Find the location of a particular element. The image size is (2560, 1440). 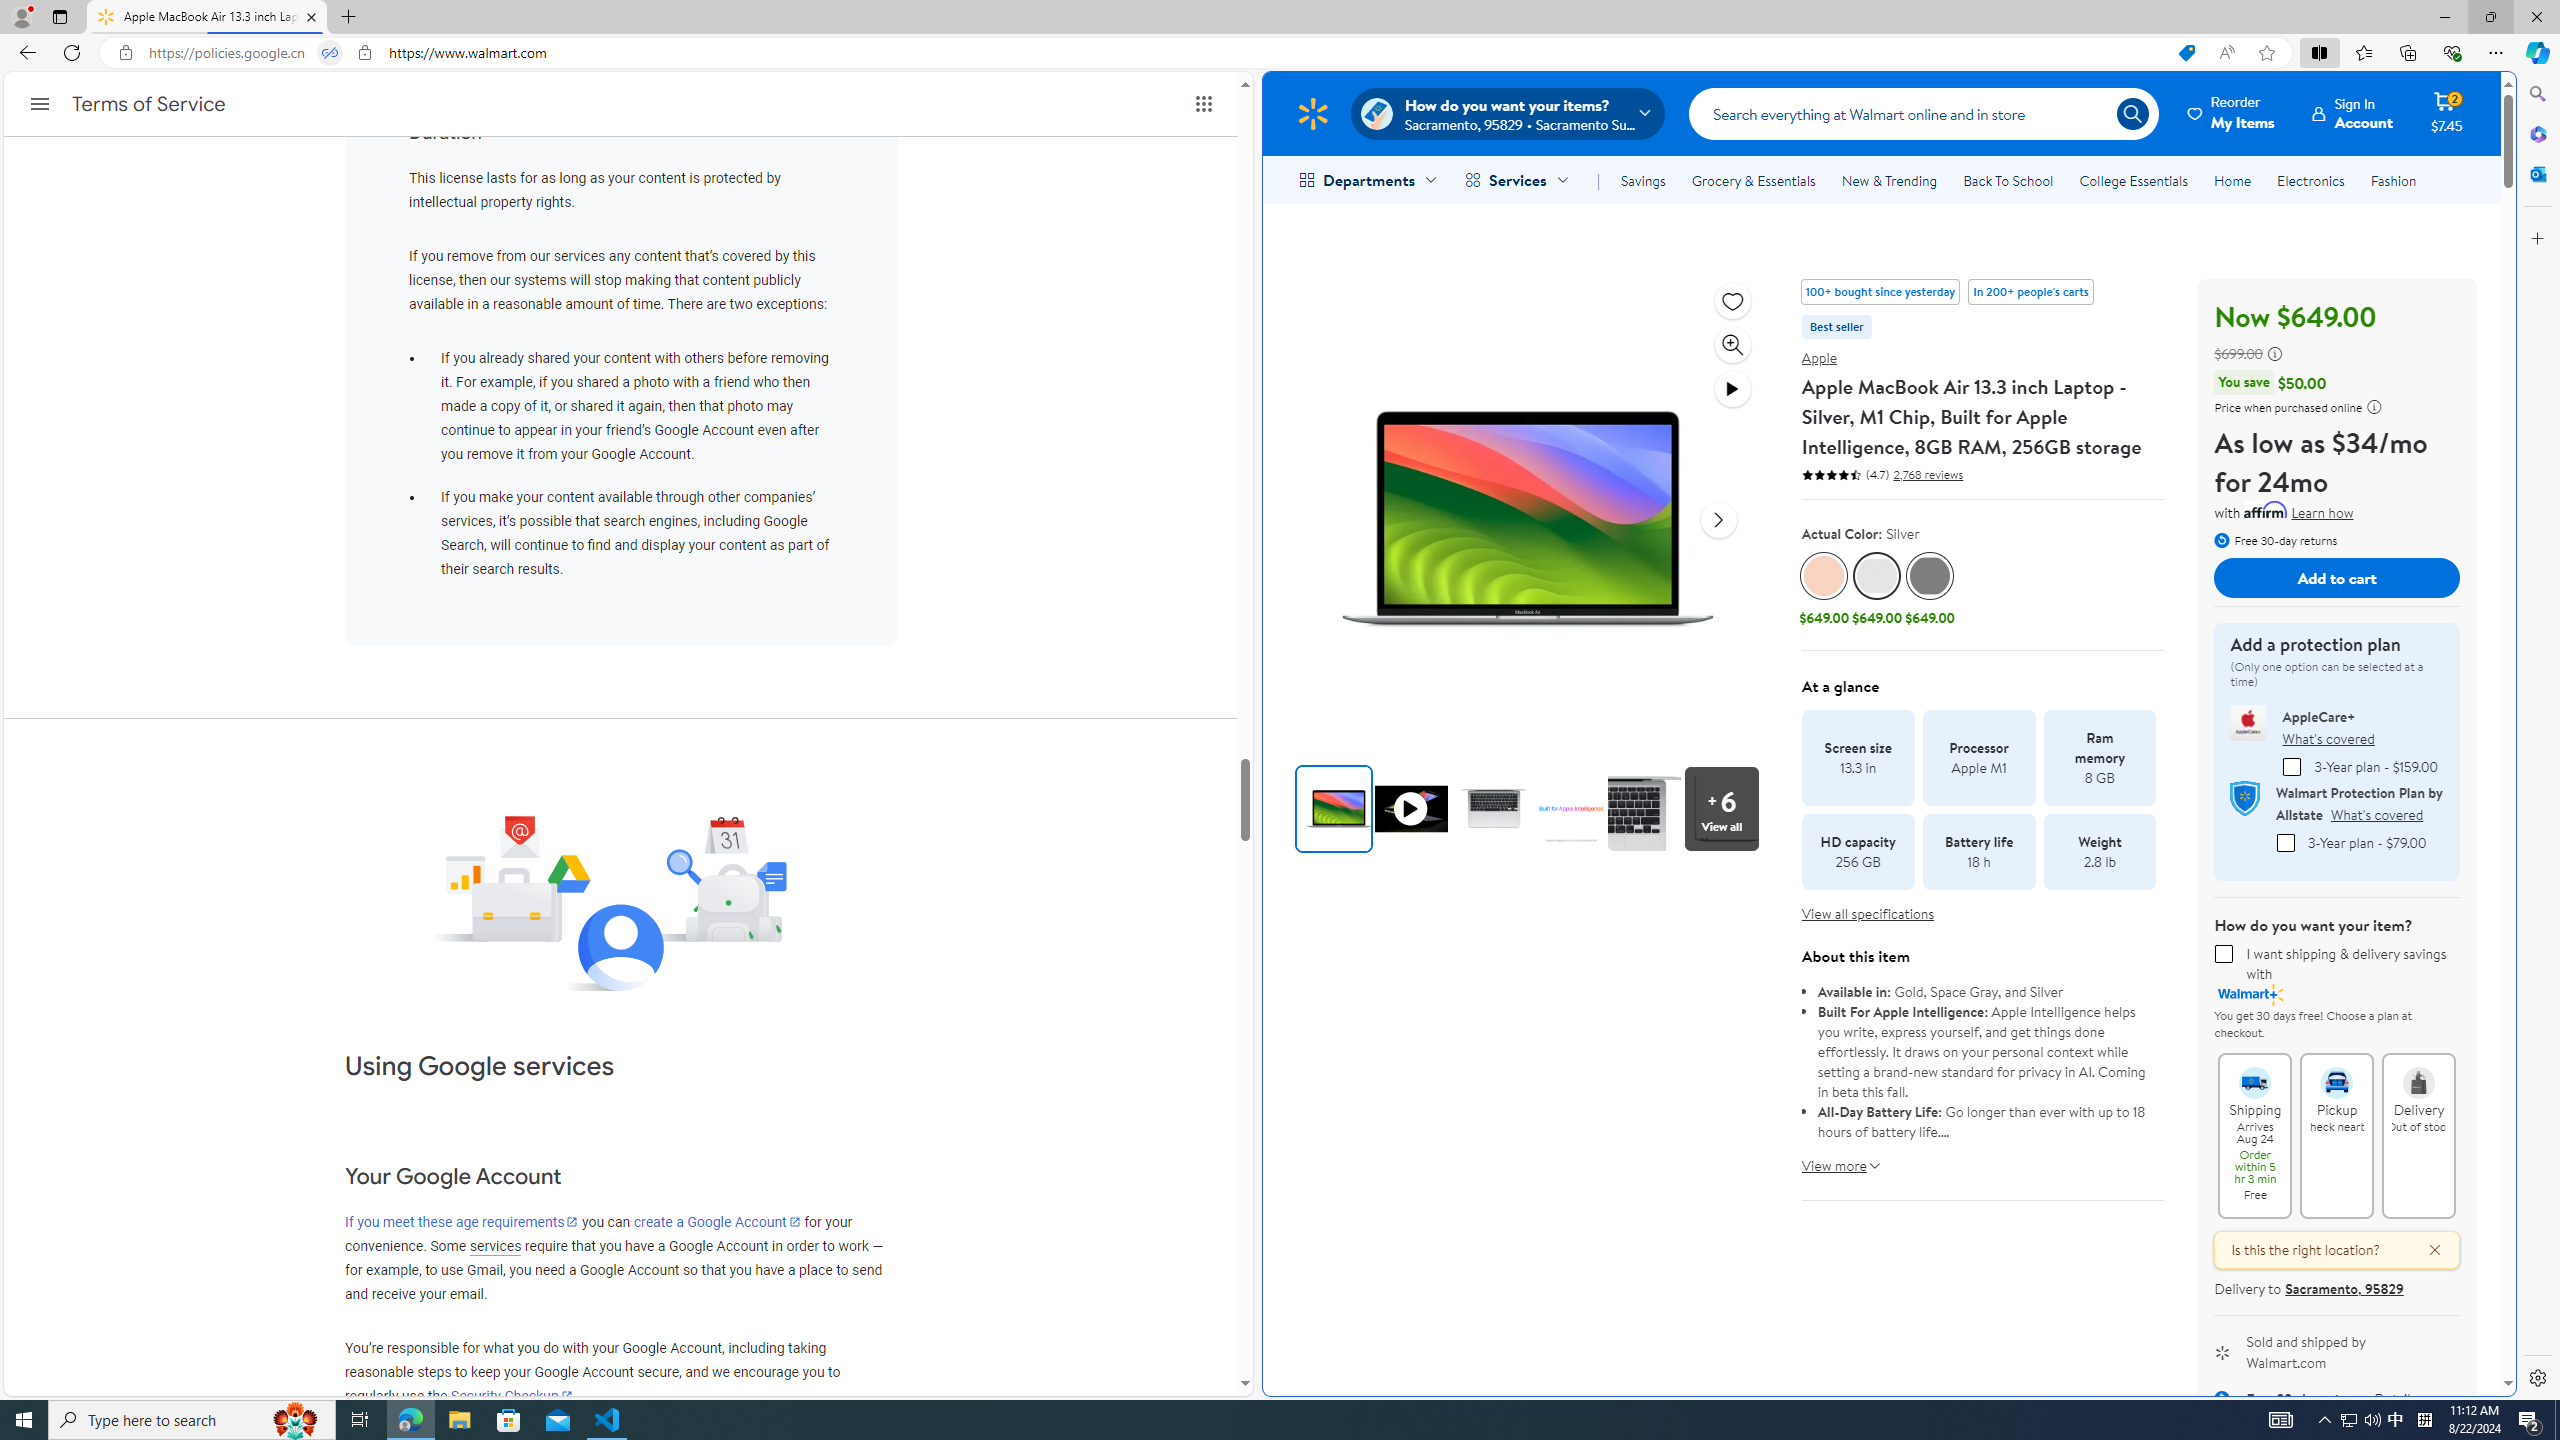

'Pickup Check nearby' is located at coordinates (2336, 1072).